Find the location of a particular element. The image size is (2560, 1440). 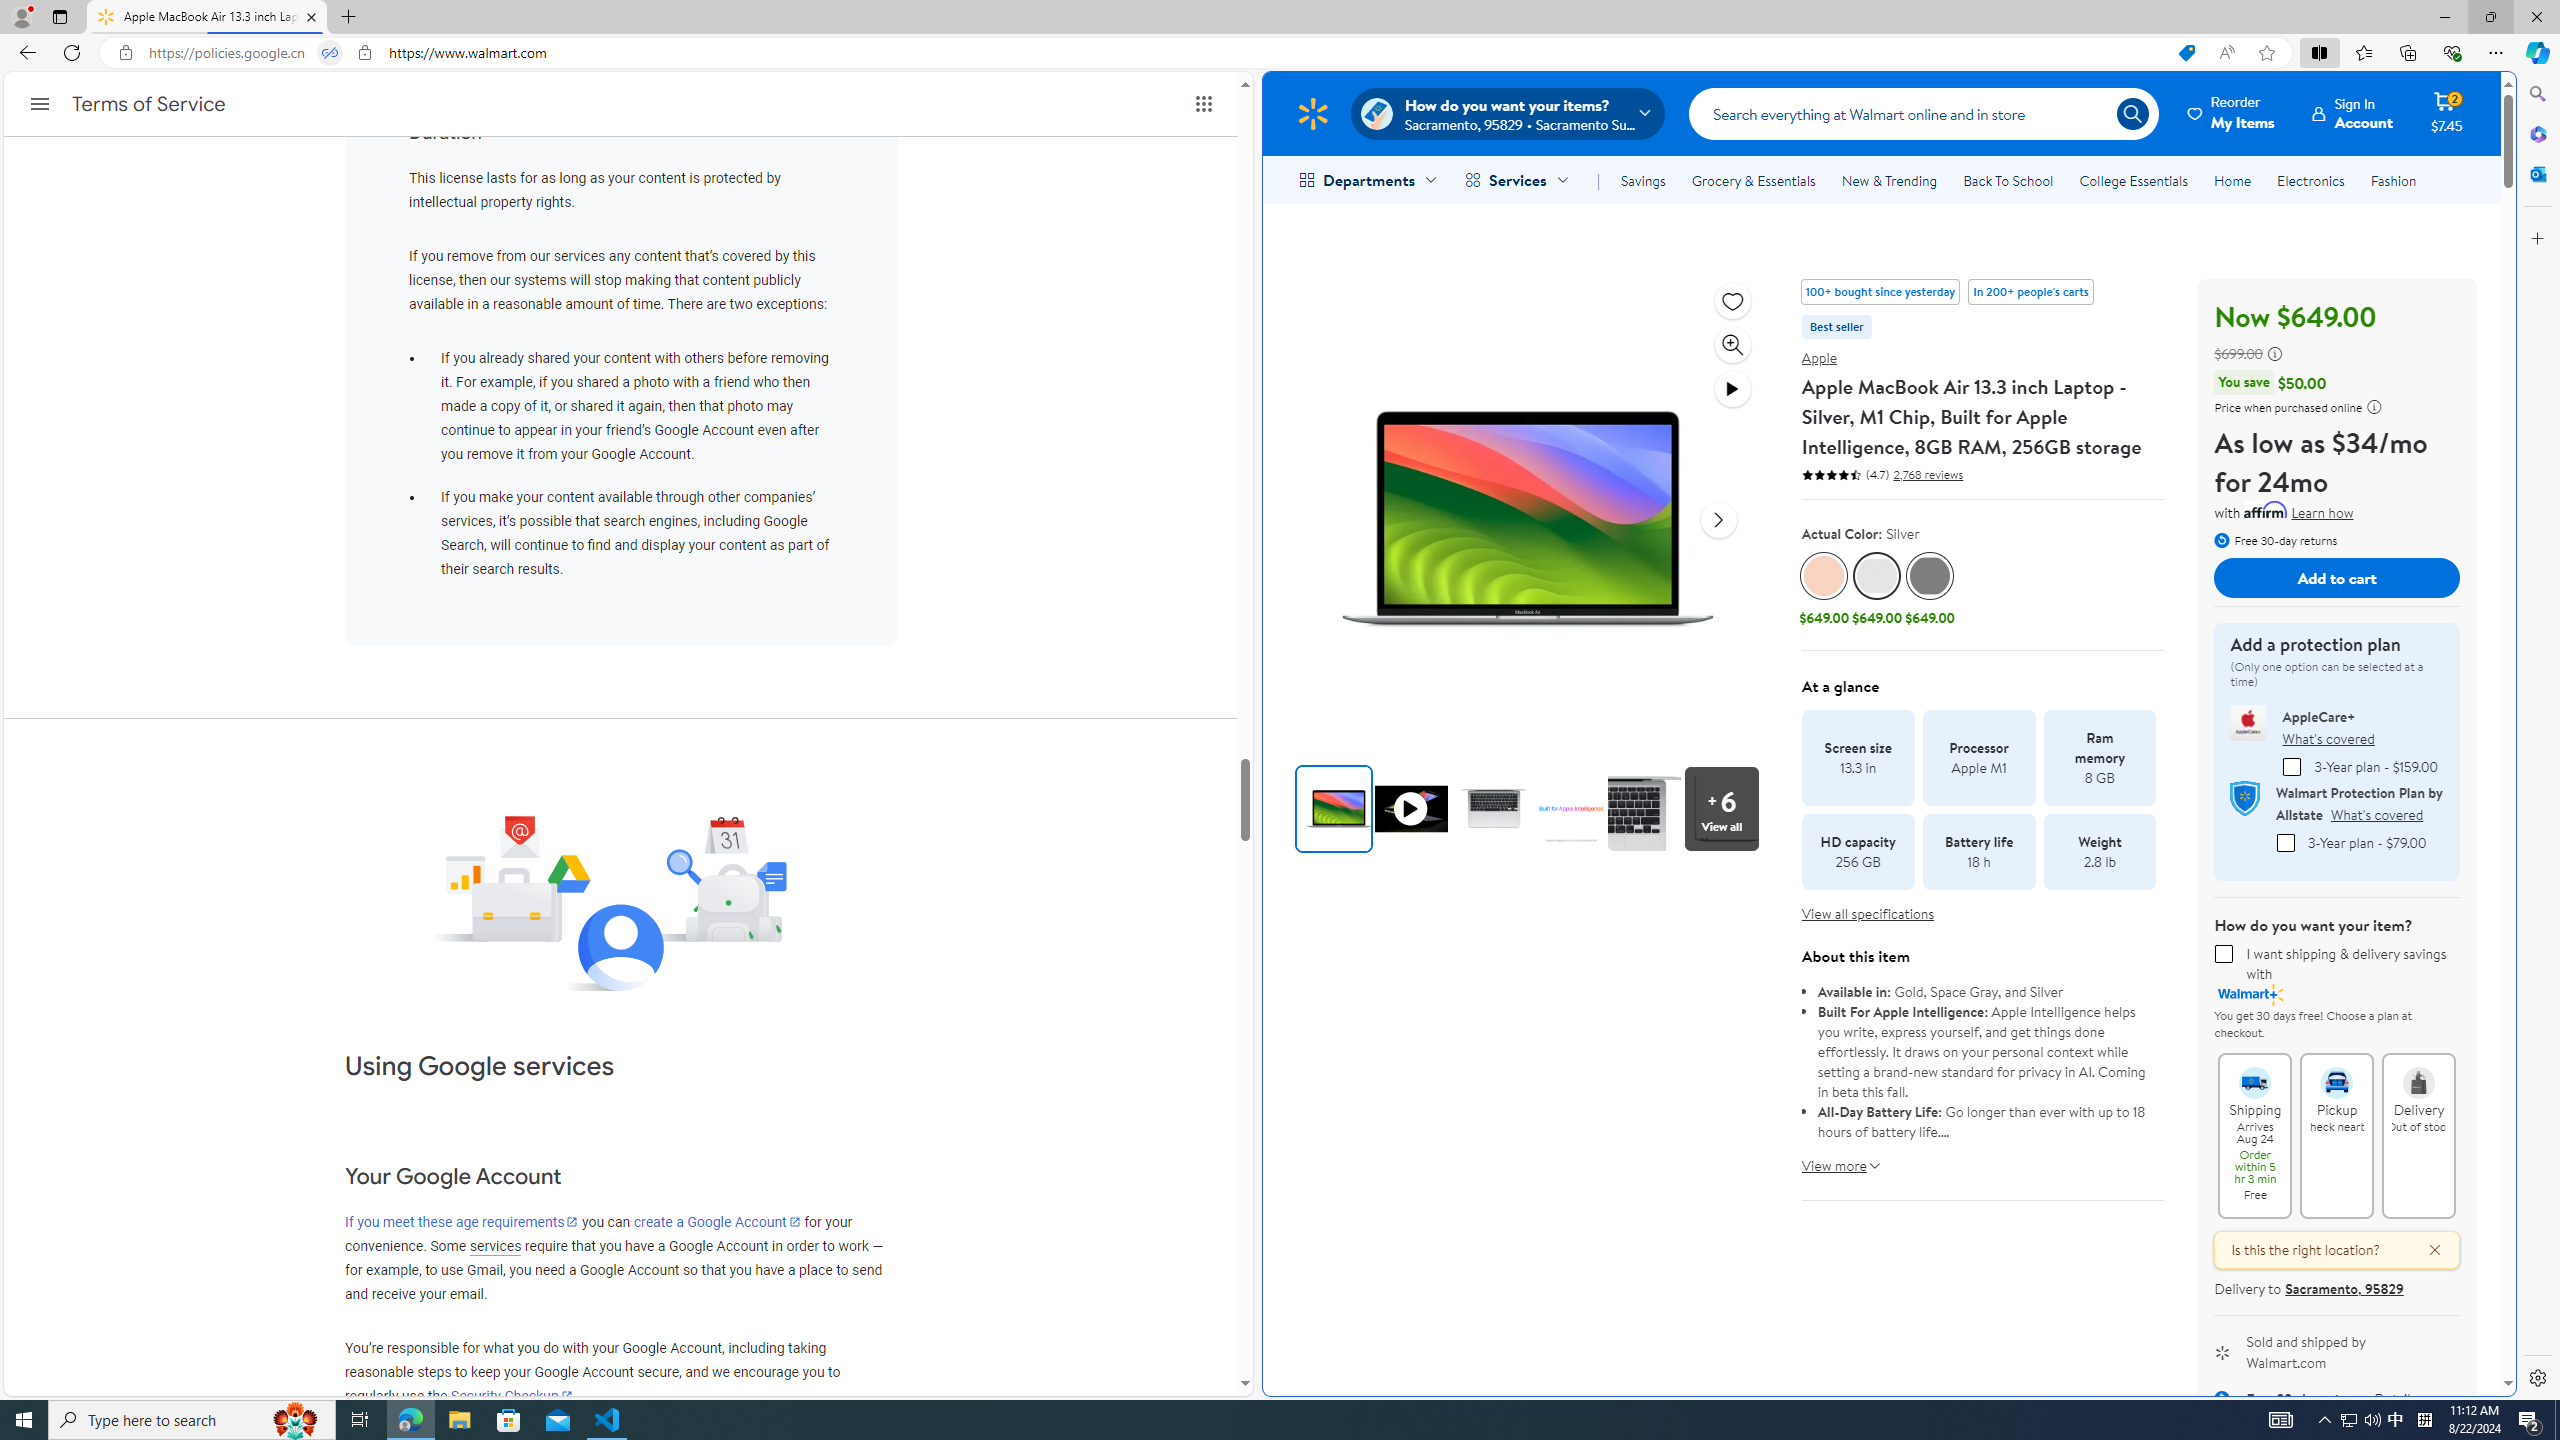

'Pickup Check nearby' is located at coordinates (2336, 1072).